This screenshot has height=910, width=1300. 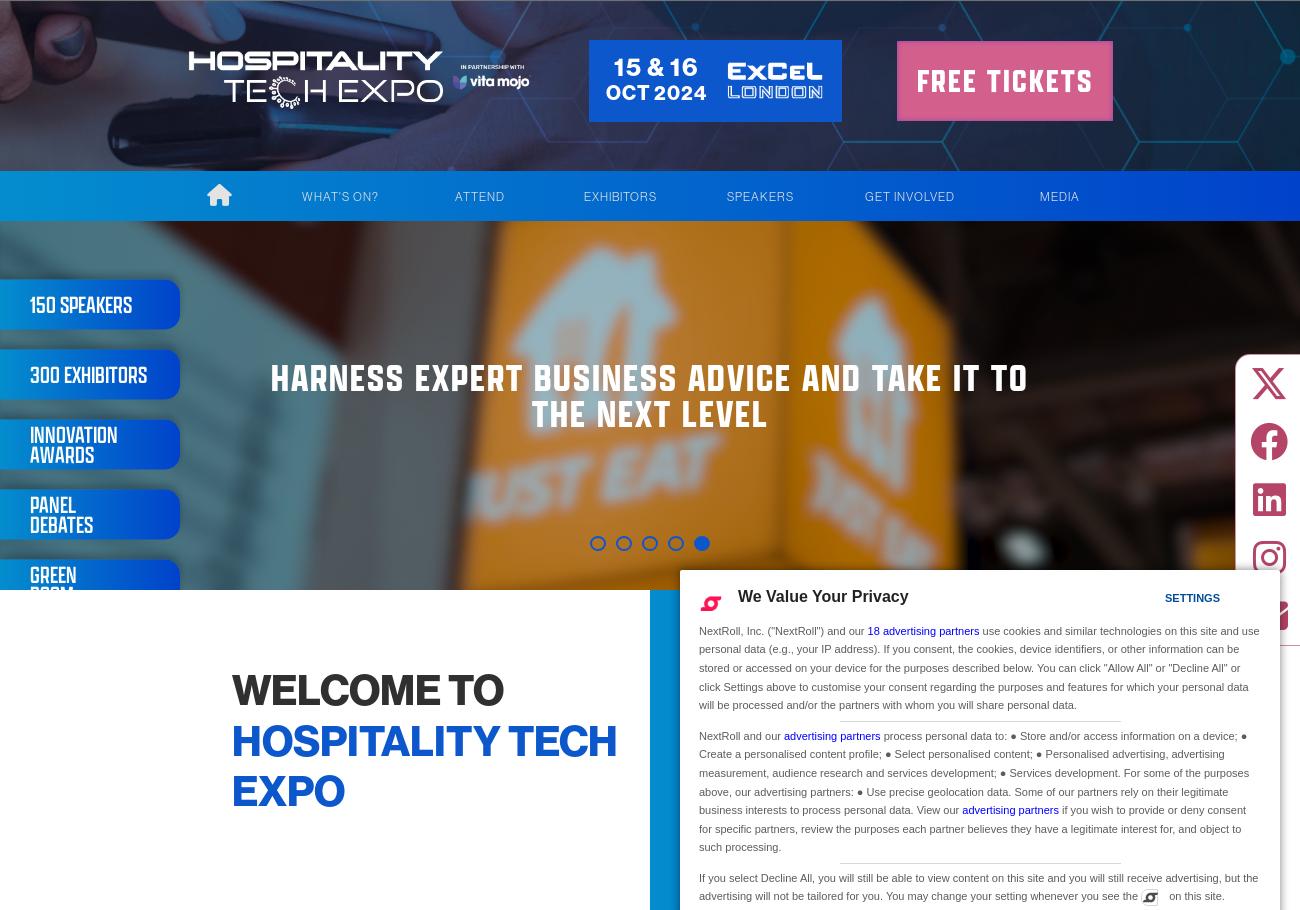 I want to click on 'Exhibitor Login', so click(x=612, y=281).